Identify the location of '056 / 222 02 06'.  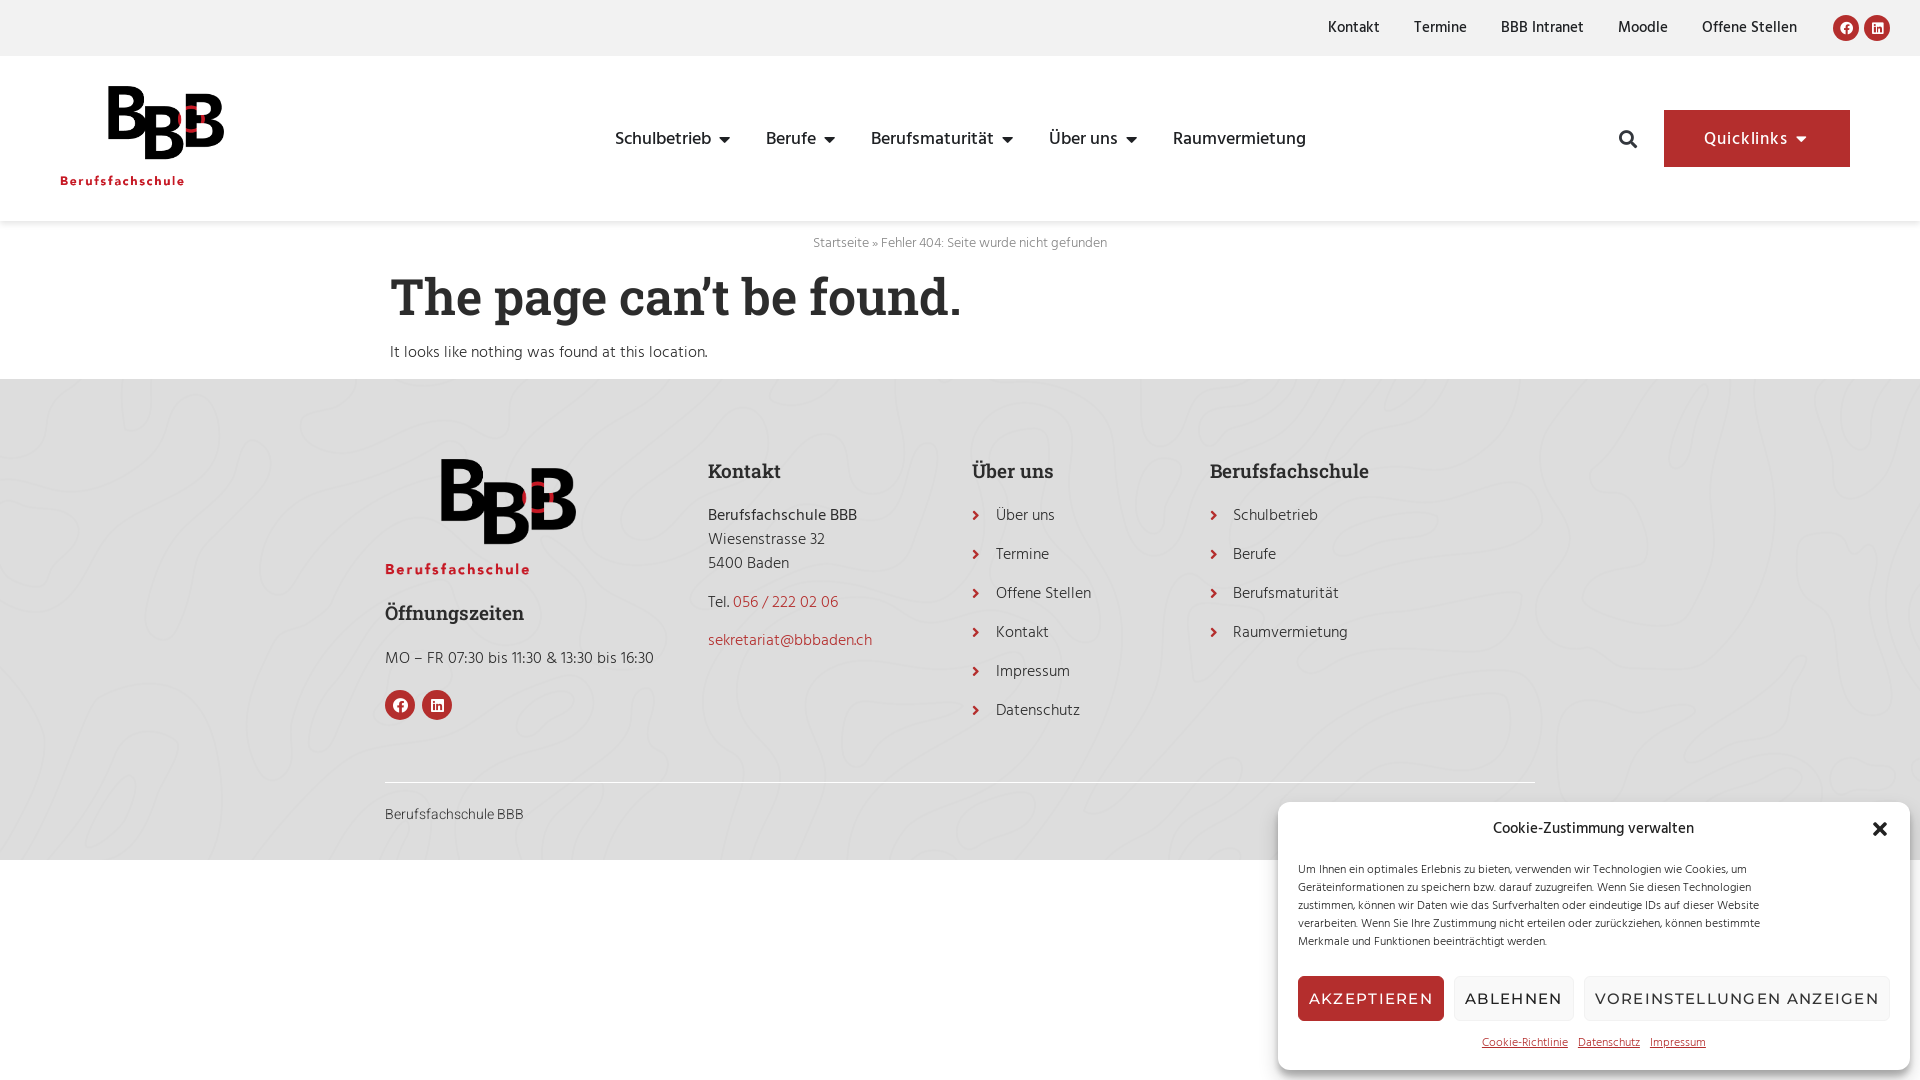
(784, 600).